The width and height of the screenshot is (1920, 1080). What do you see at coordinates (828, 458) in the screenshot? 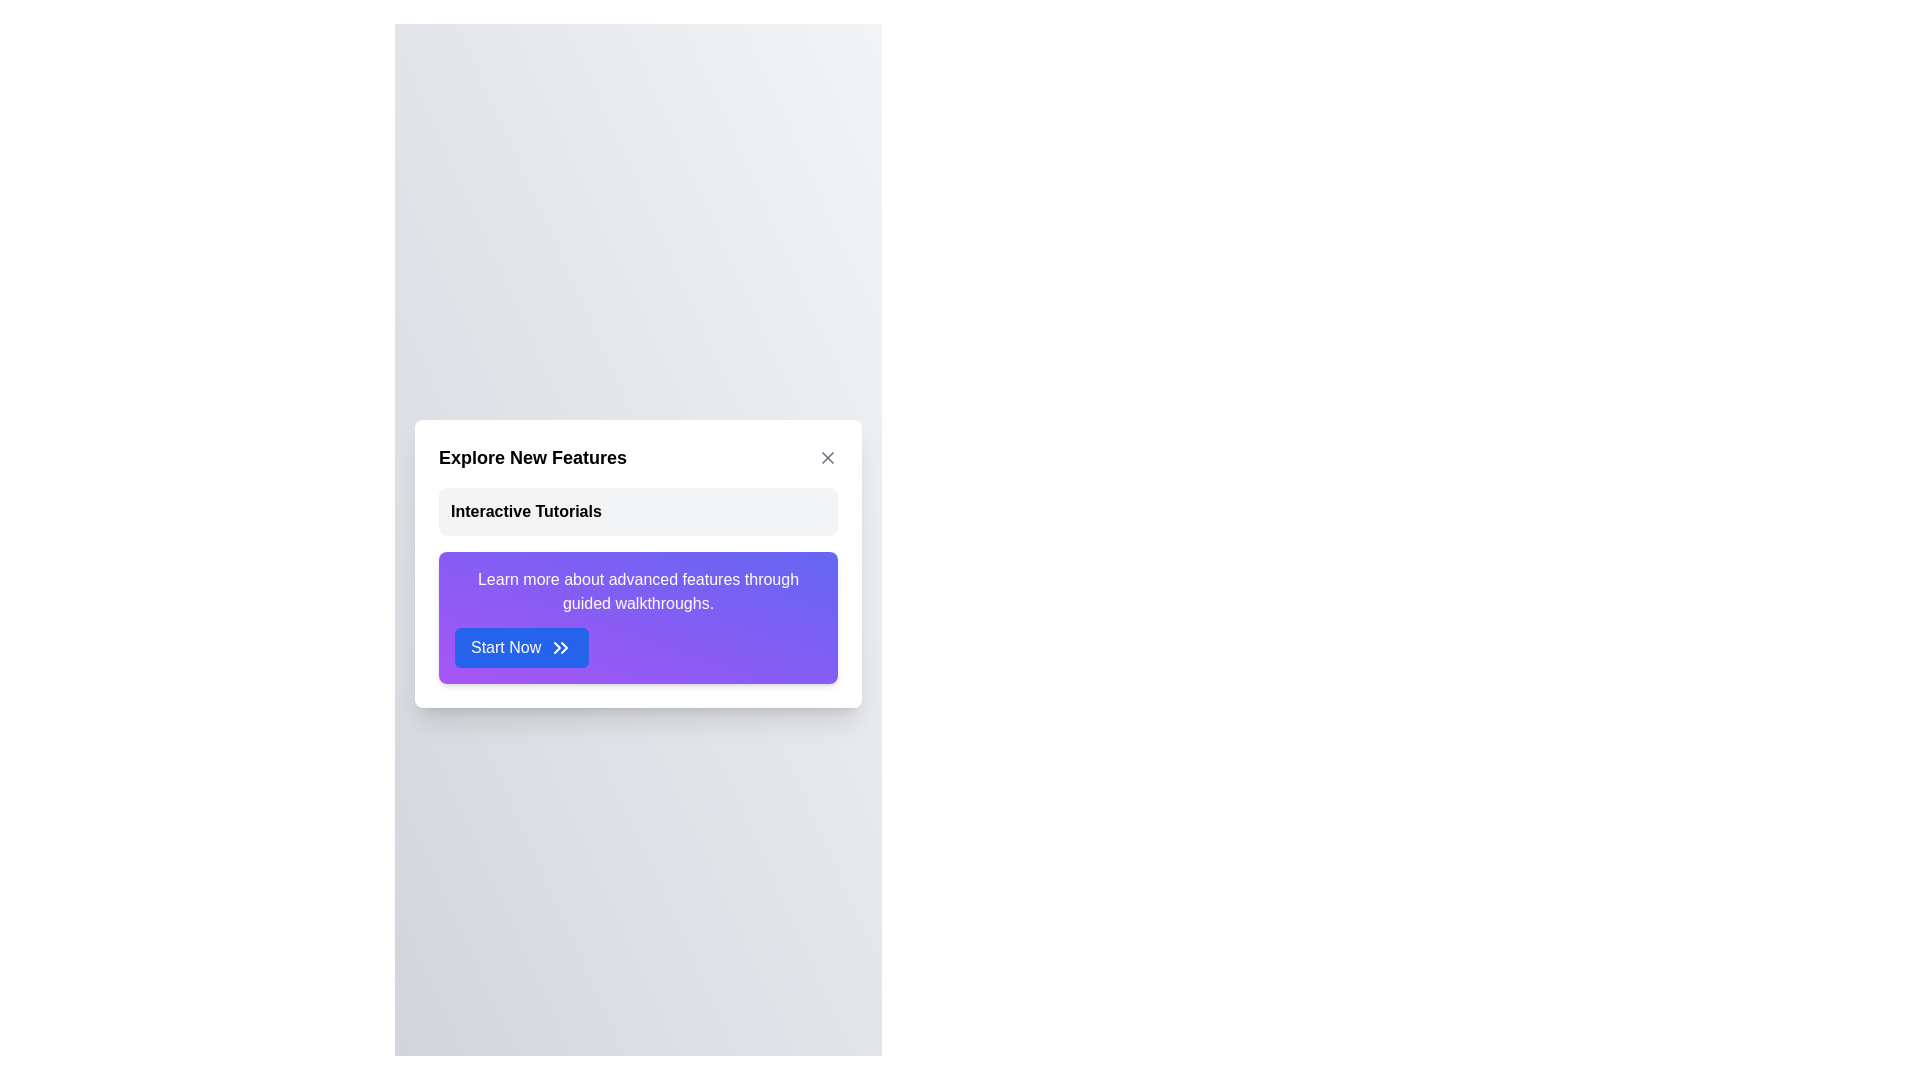
I see `the close button, which is a small square icon with an 'X' mark, located to the far-right of the headline text 'Explore New Features' in the top section of the pop-up` at bounding box center [828, 458].